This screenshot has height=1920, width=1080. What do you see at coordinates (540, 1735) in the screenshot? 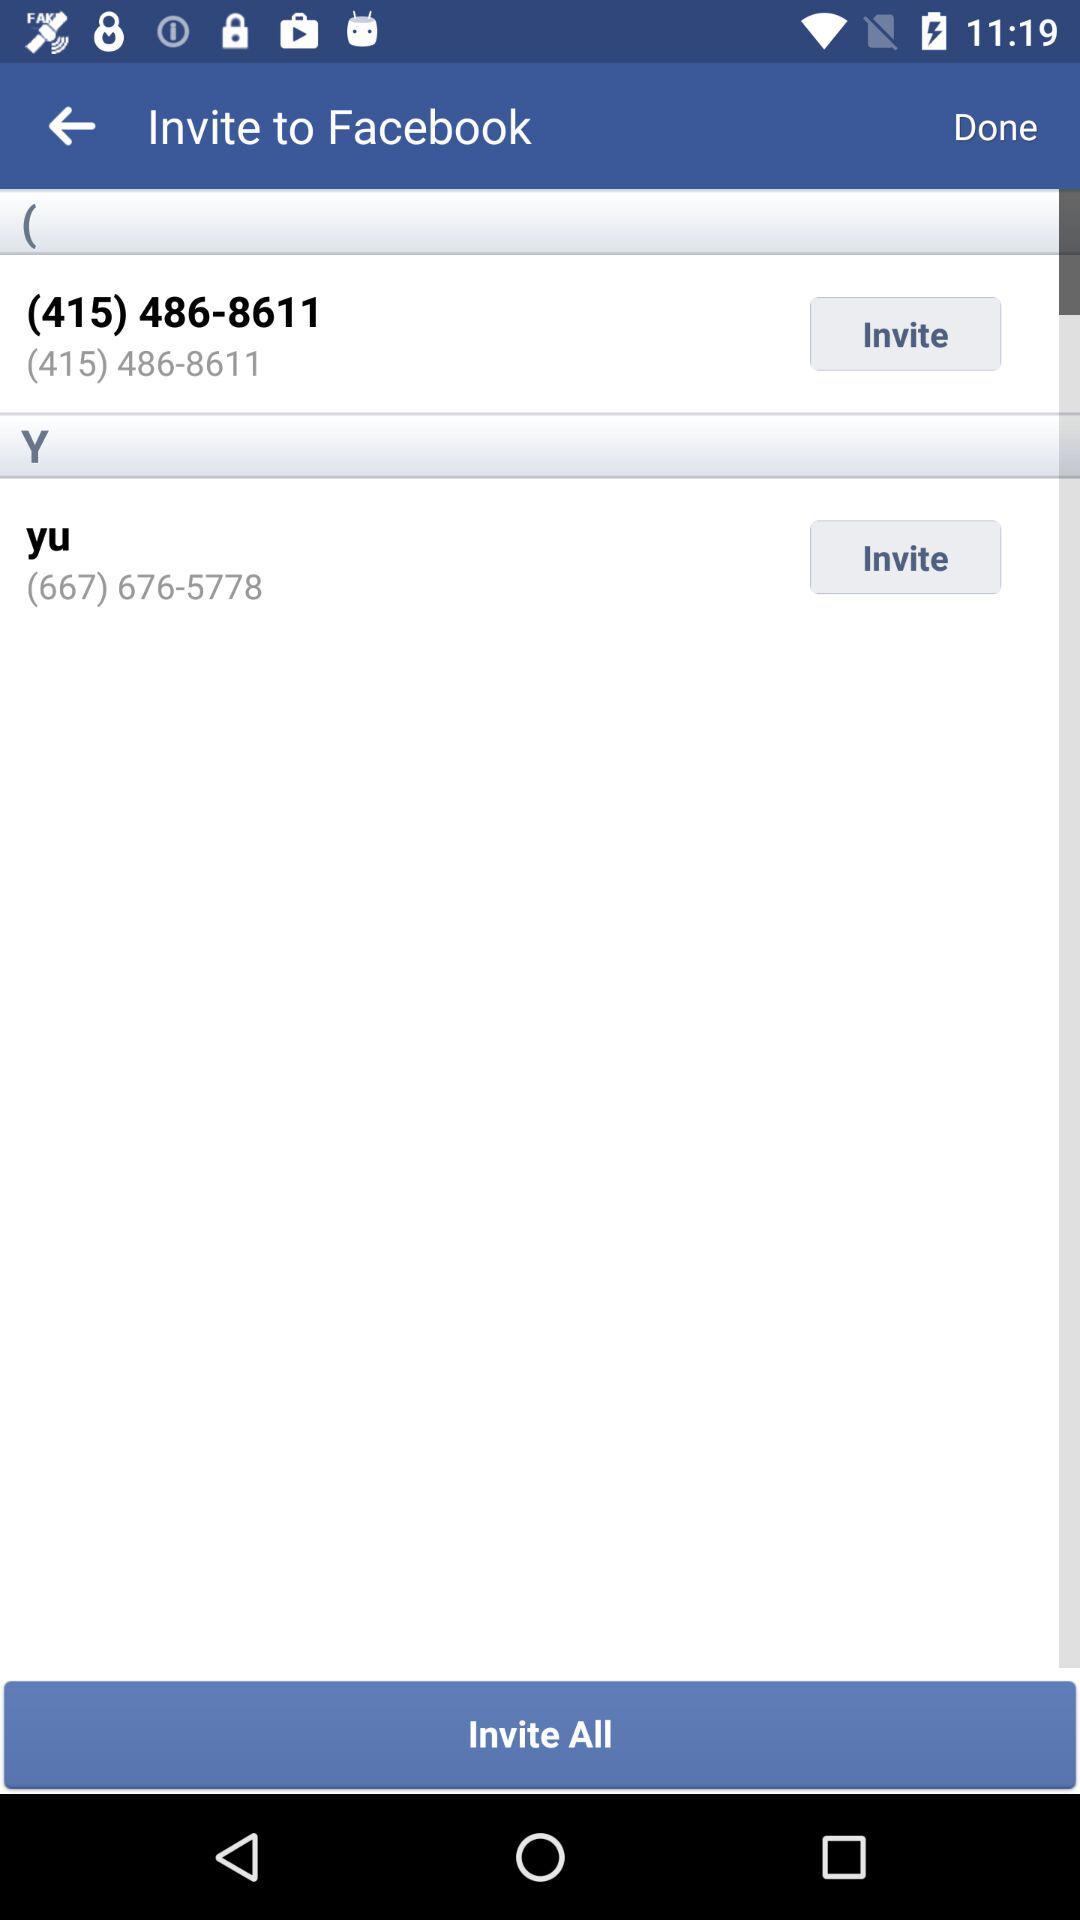
I see `icon below the (667) 676-5778 icon` at bounding box center [540, 1735].